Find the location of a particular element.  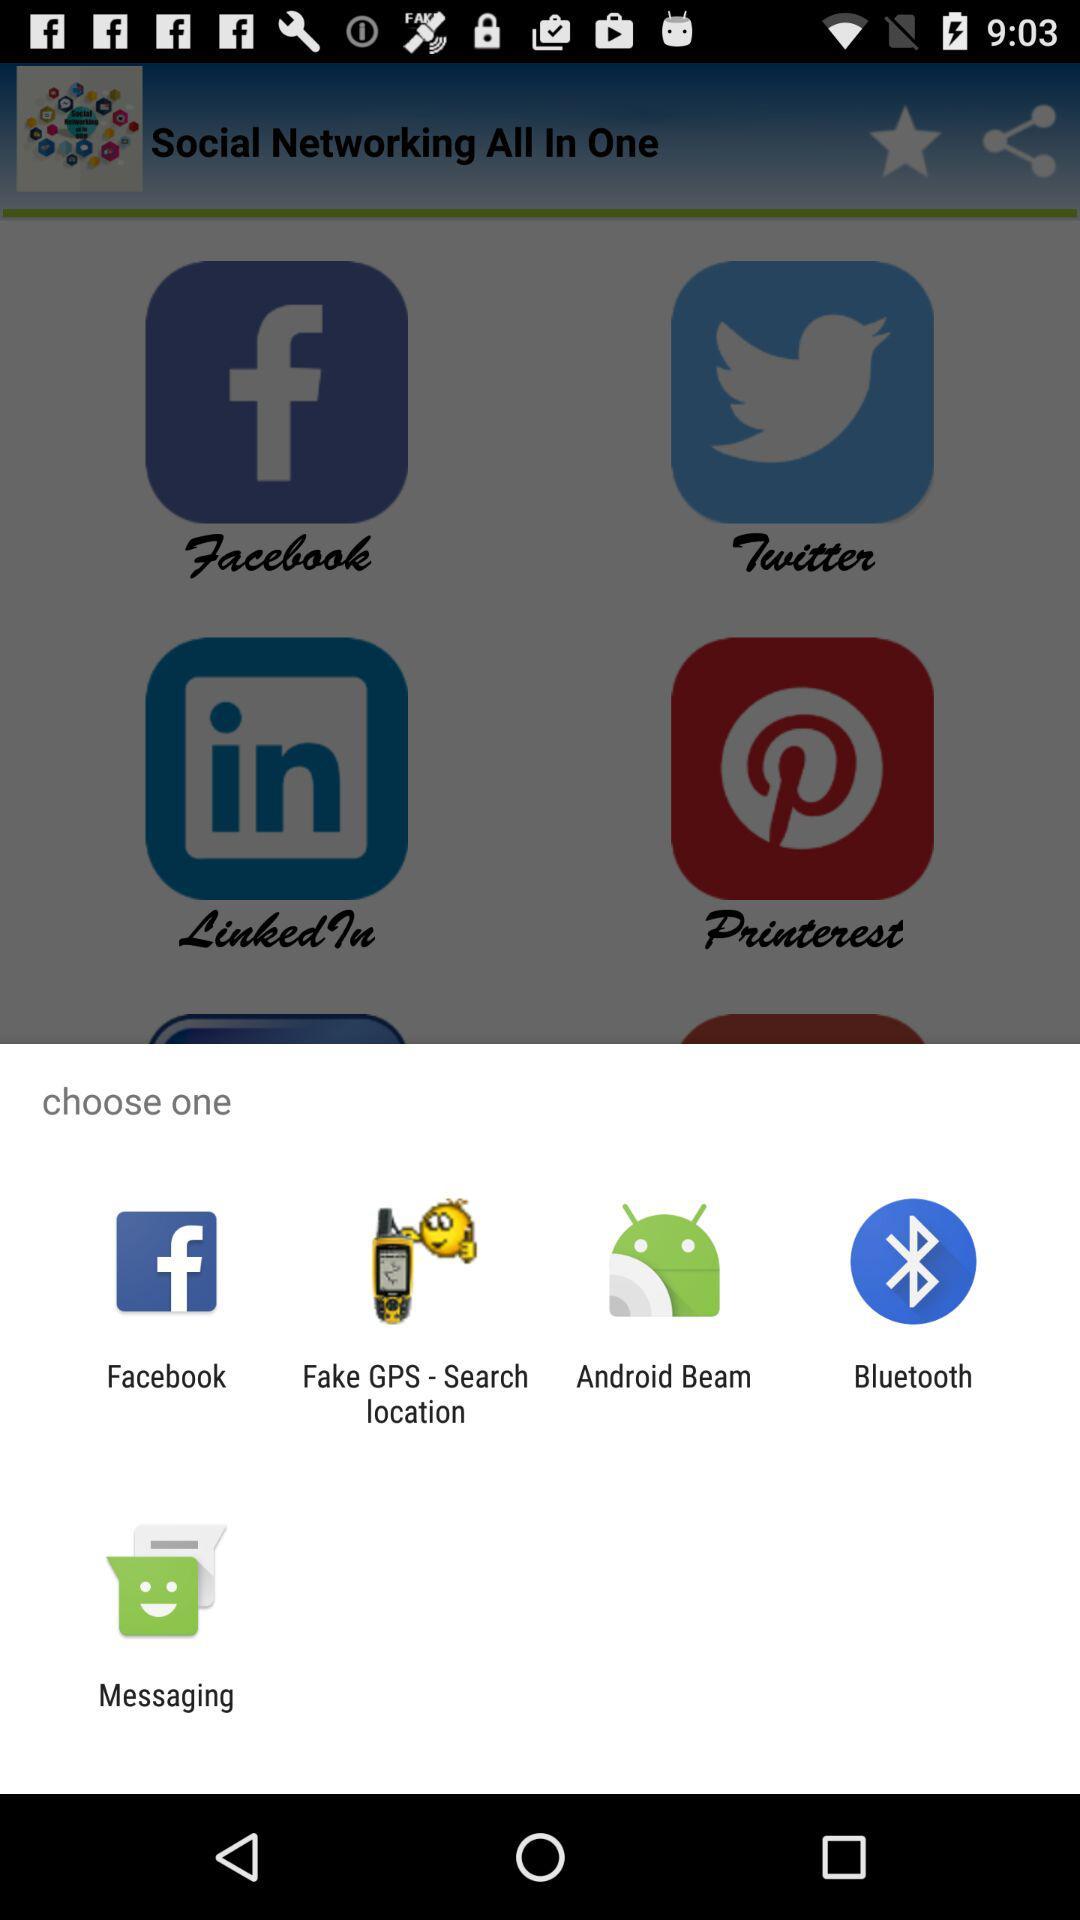

the messaging app is located at coordinates (165, 1711).